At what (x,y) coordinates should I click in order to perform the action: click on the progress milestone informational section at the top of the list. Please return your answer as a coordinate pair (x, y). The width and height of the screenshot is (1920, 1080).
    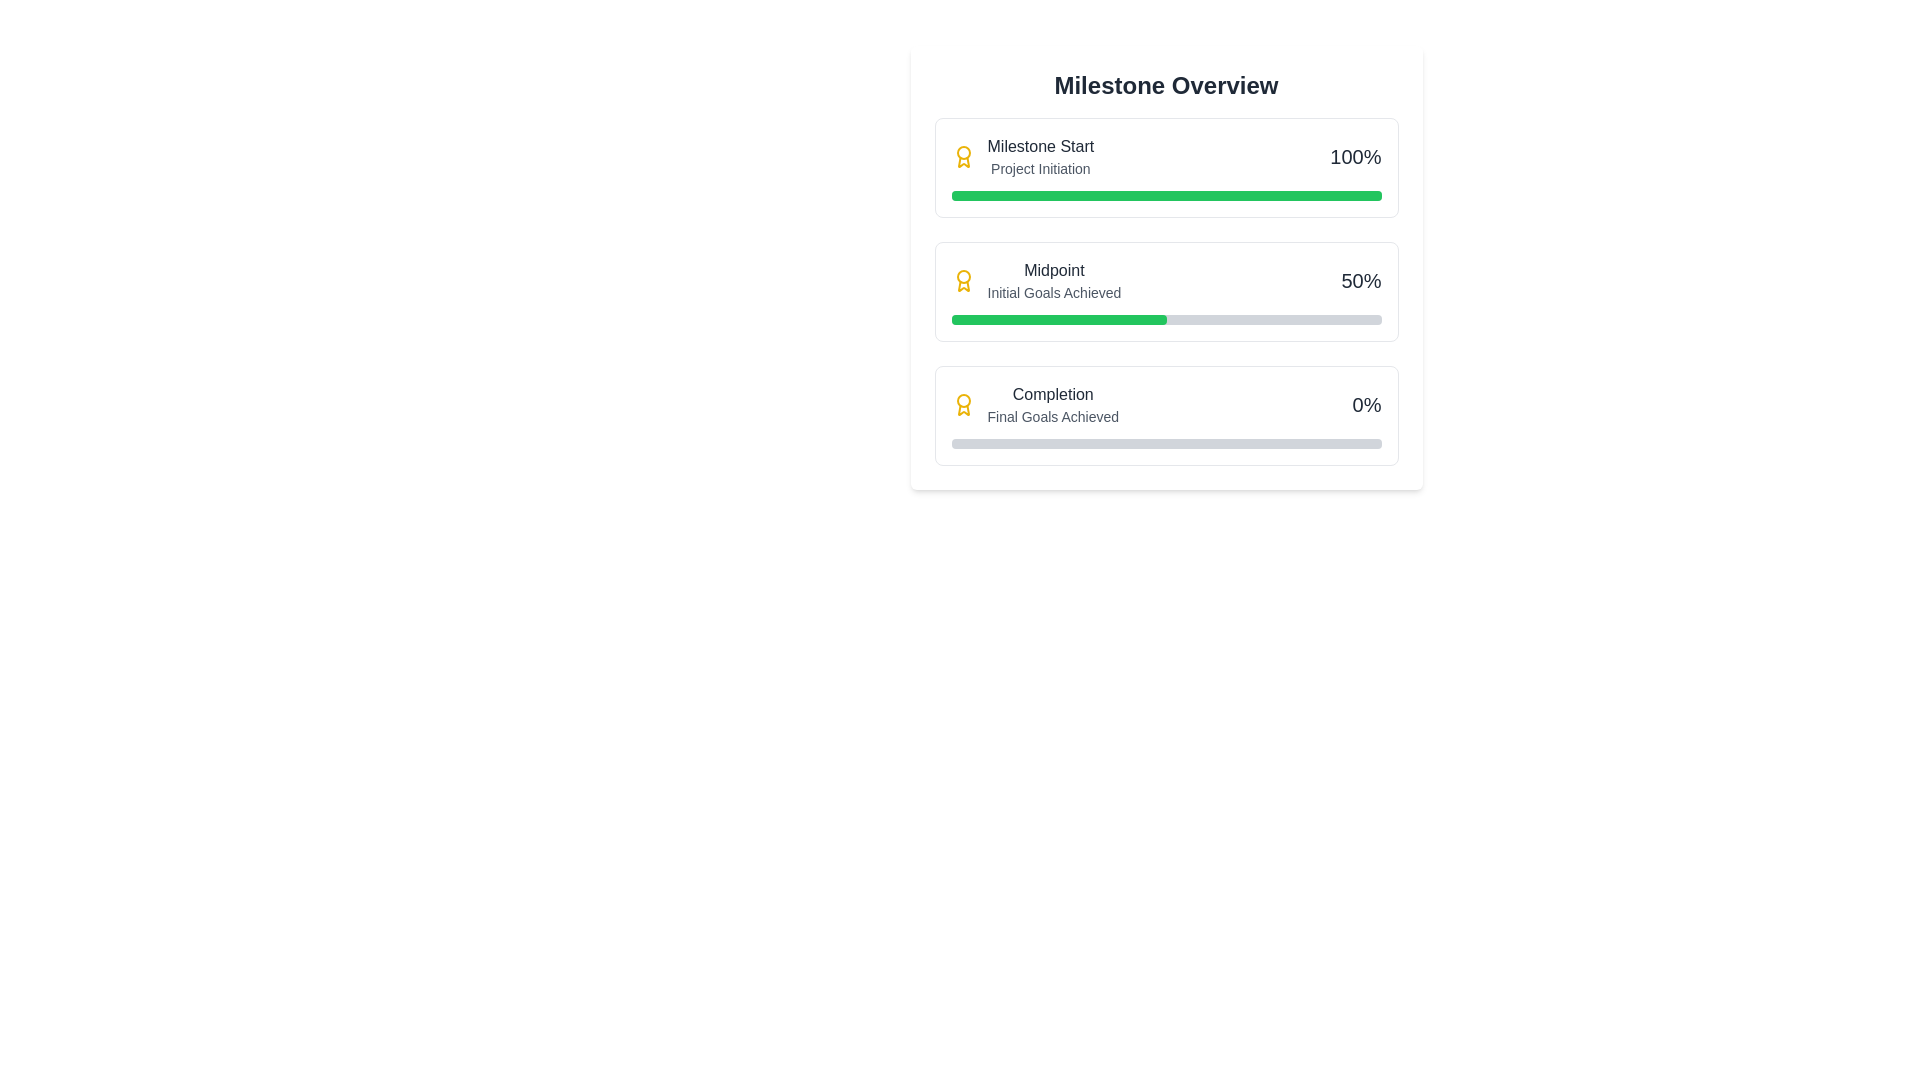
    Looking at the image, I should click on (1166, 156).